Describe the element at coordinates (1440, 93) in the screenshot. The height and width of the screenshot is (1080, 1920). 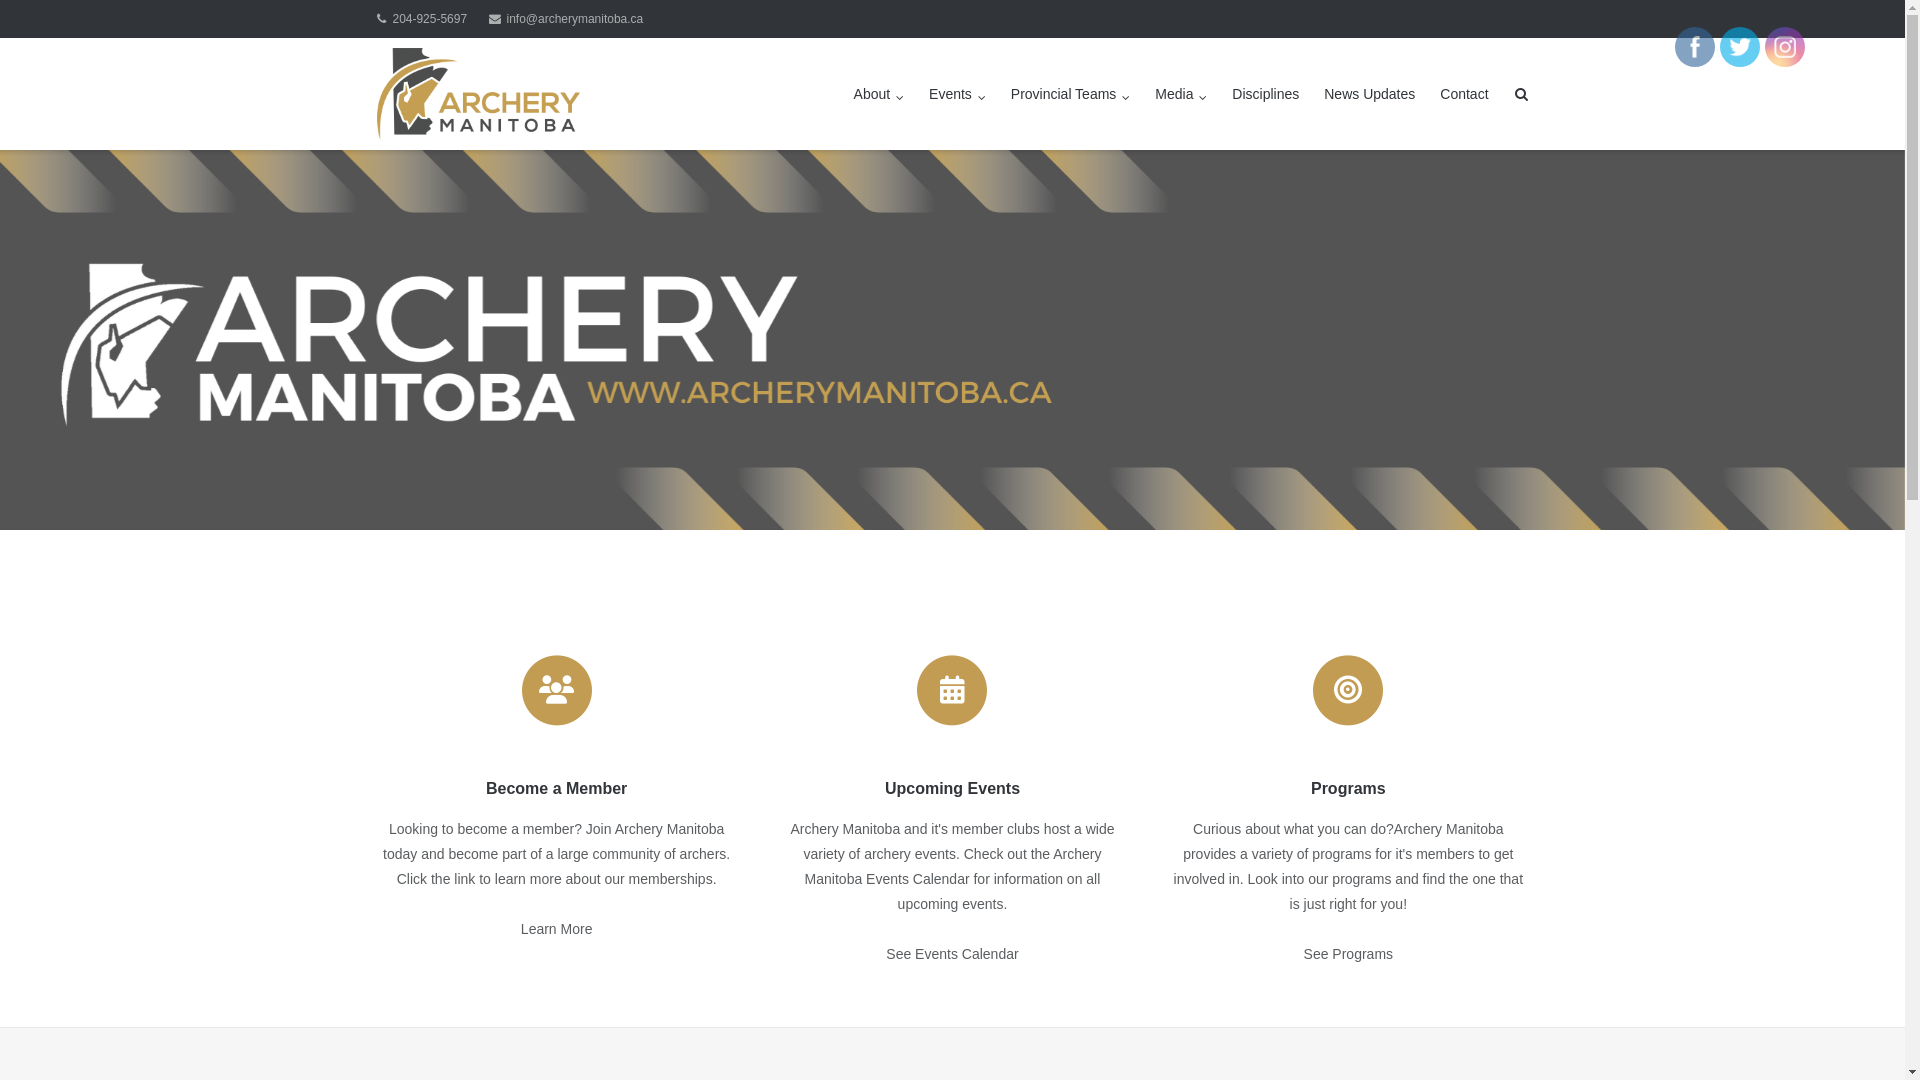
I see `'Contact'` at that location.